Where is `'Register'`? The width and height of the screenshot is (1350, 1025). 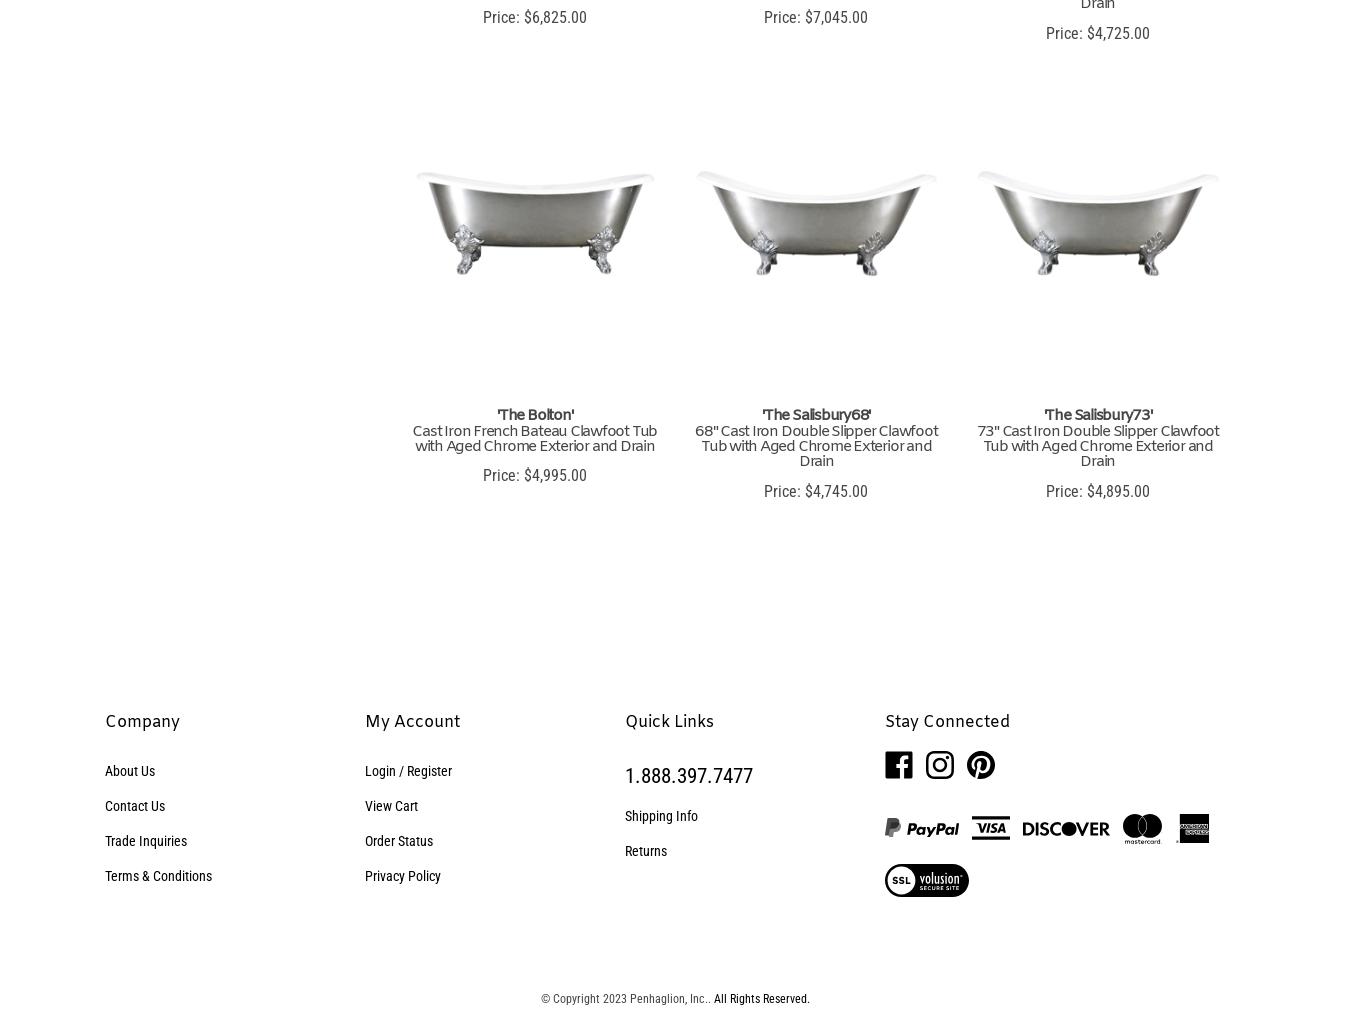
'Register' is located at coordinates (428, 769).